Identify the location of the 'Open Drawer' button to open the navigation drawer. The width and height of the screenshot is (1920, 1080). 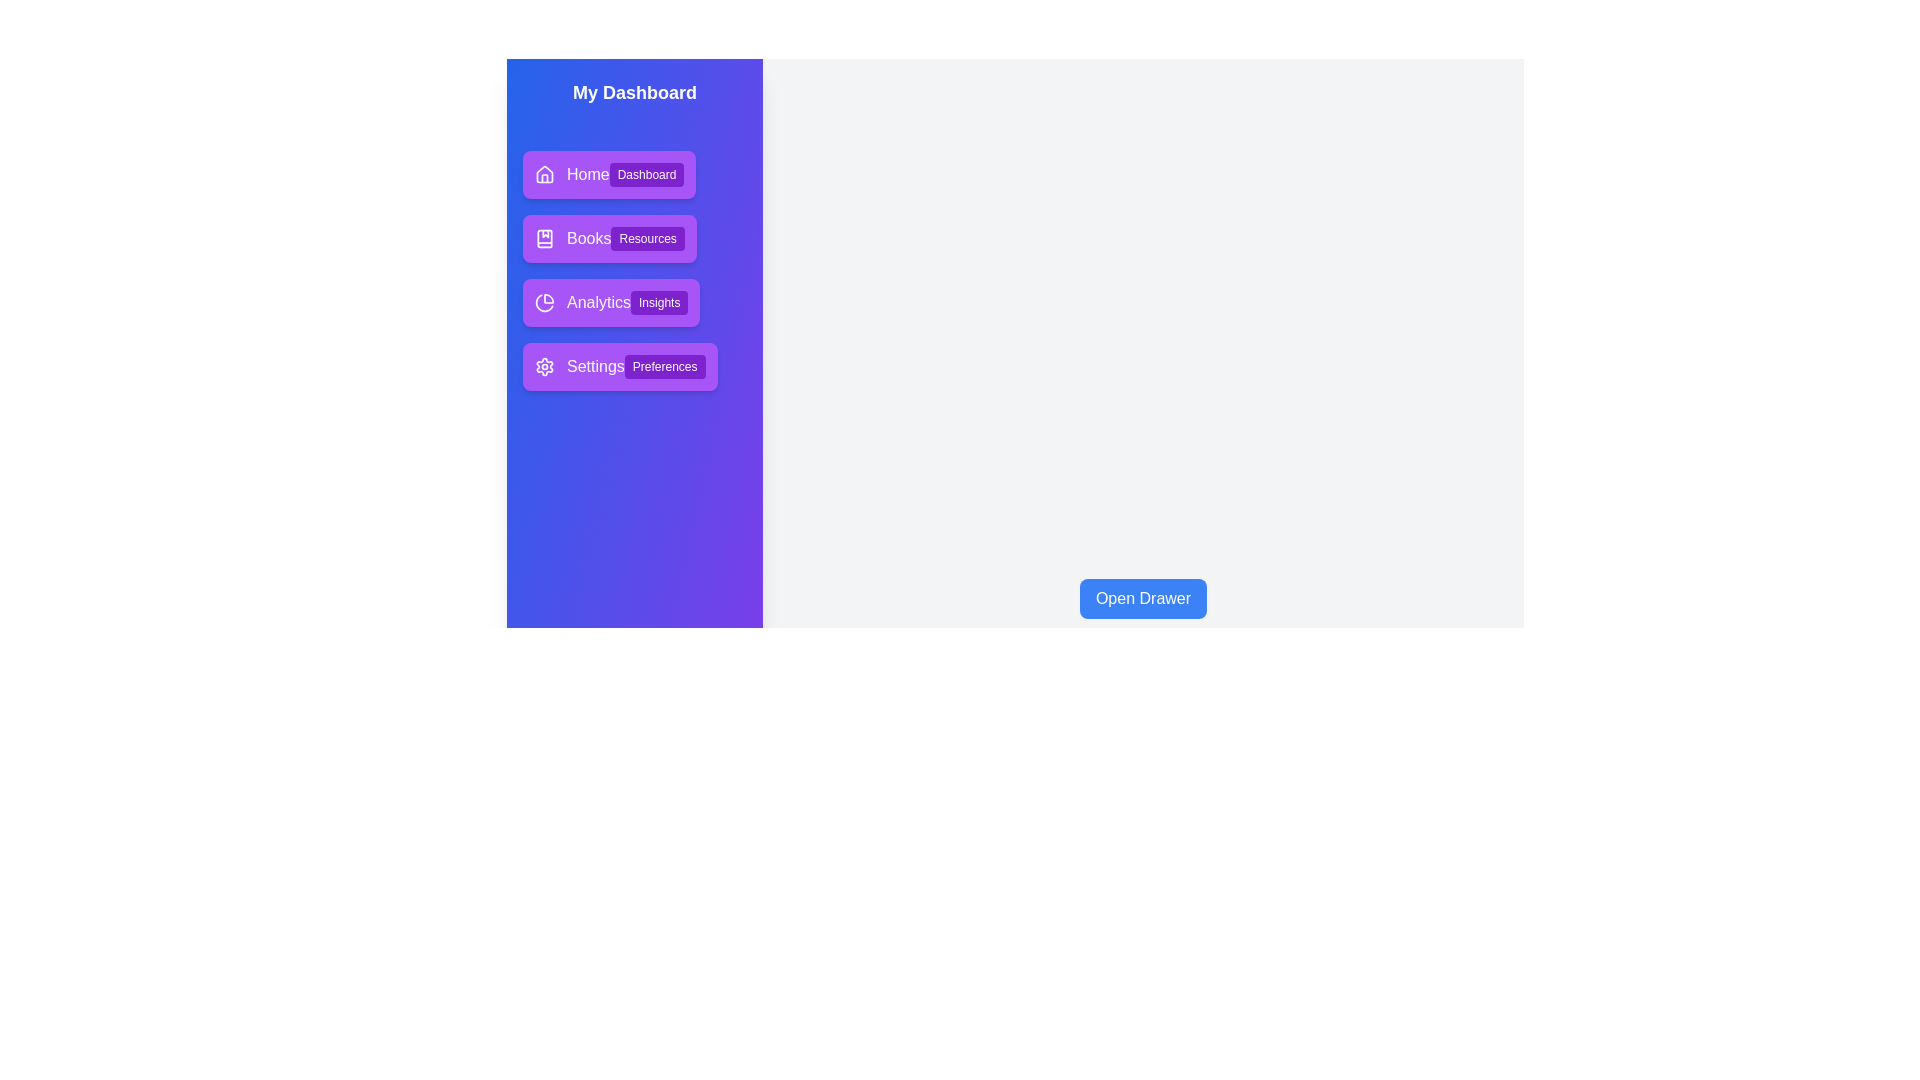
(1143, 597).